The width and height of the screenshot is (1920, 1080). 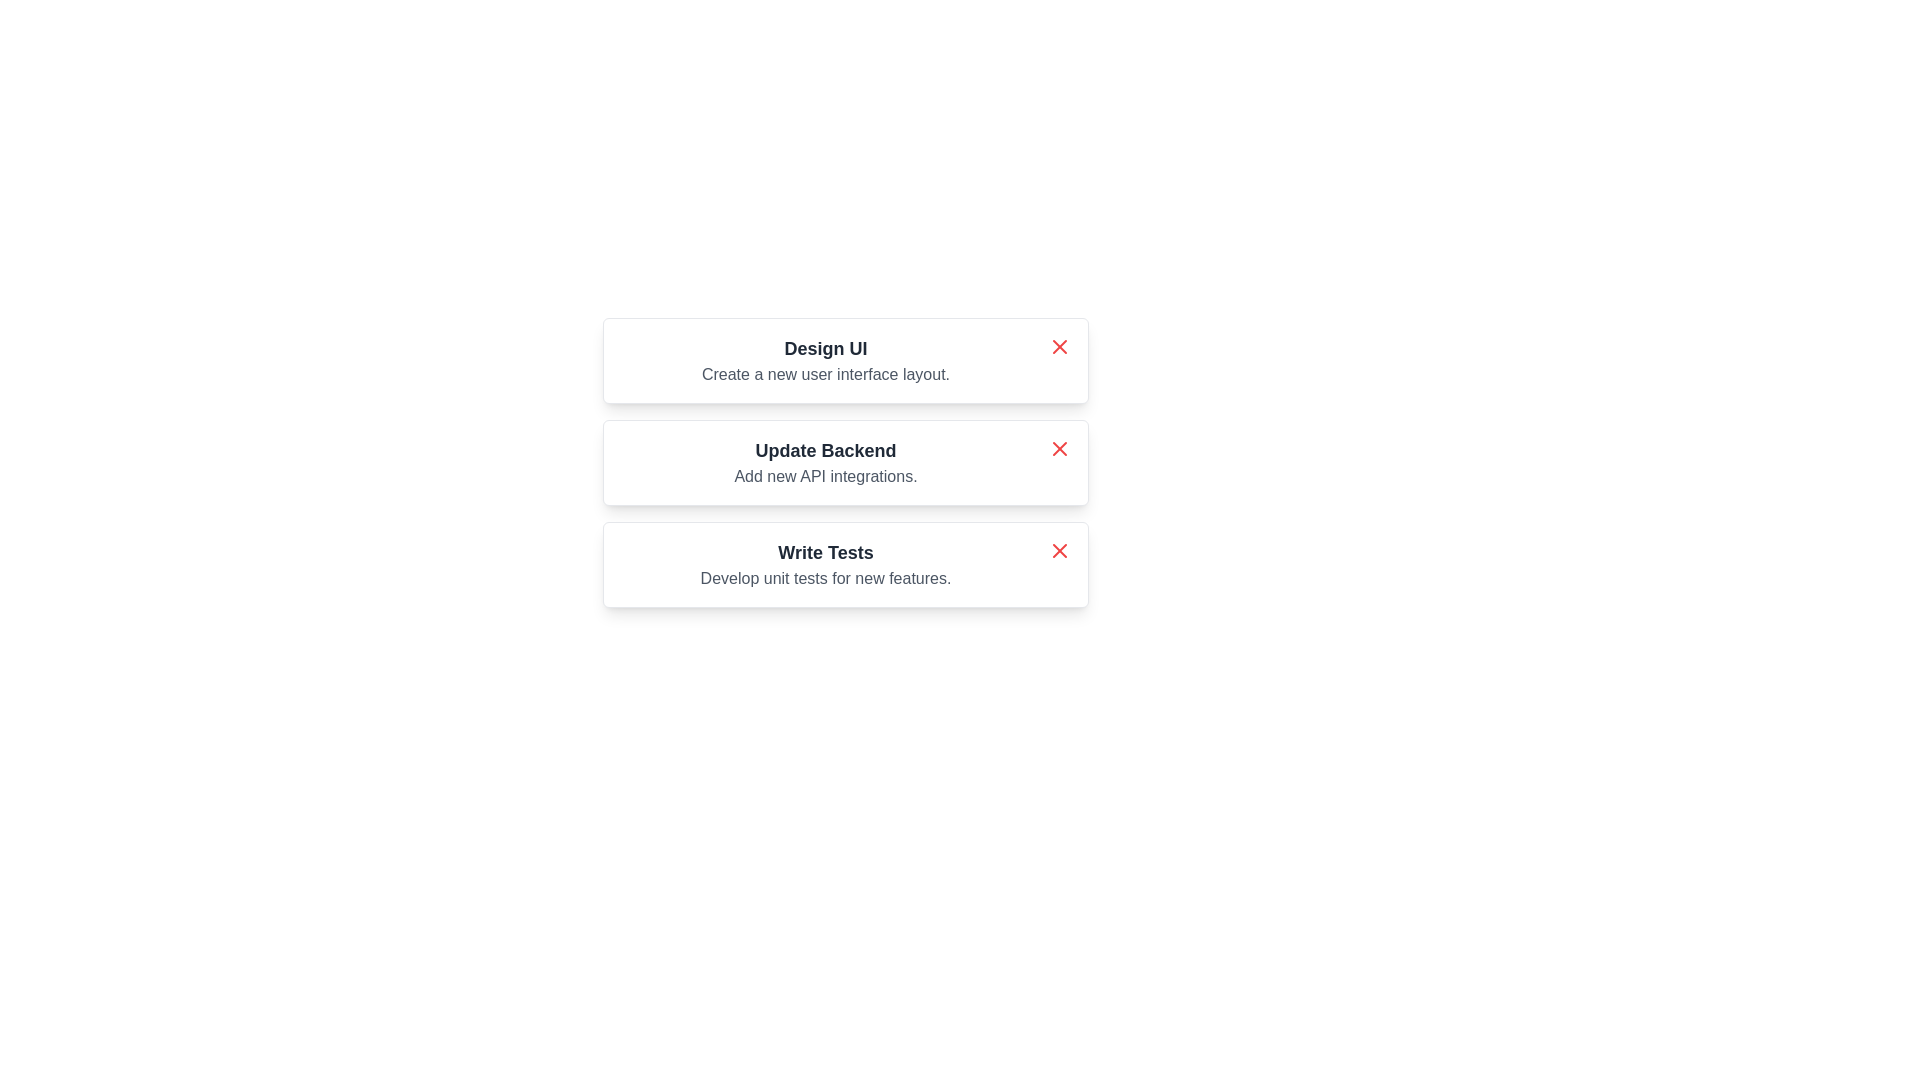 I want to click on the non-interactive text label providing context for the 'Update Backend' task, located in the second card of a vertical stack, so click(x=825, y=477).